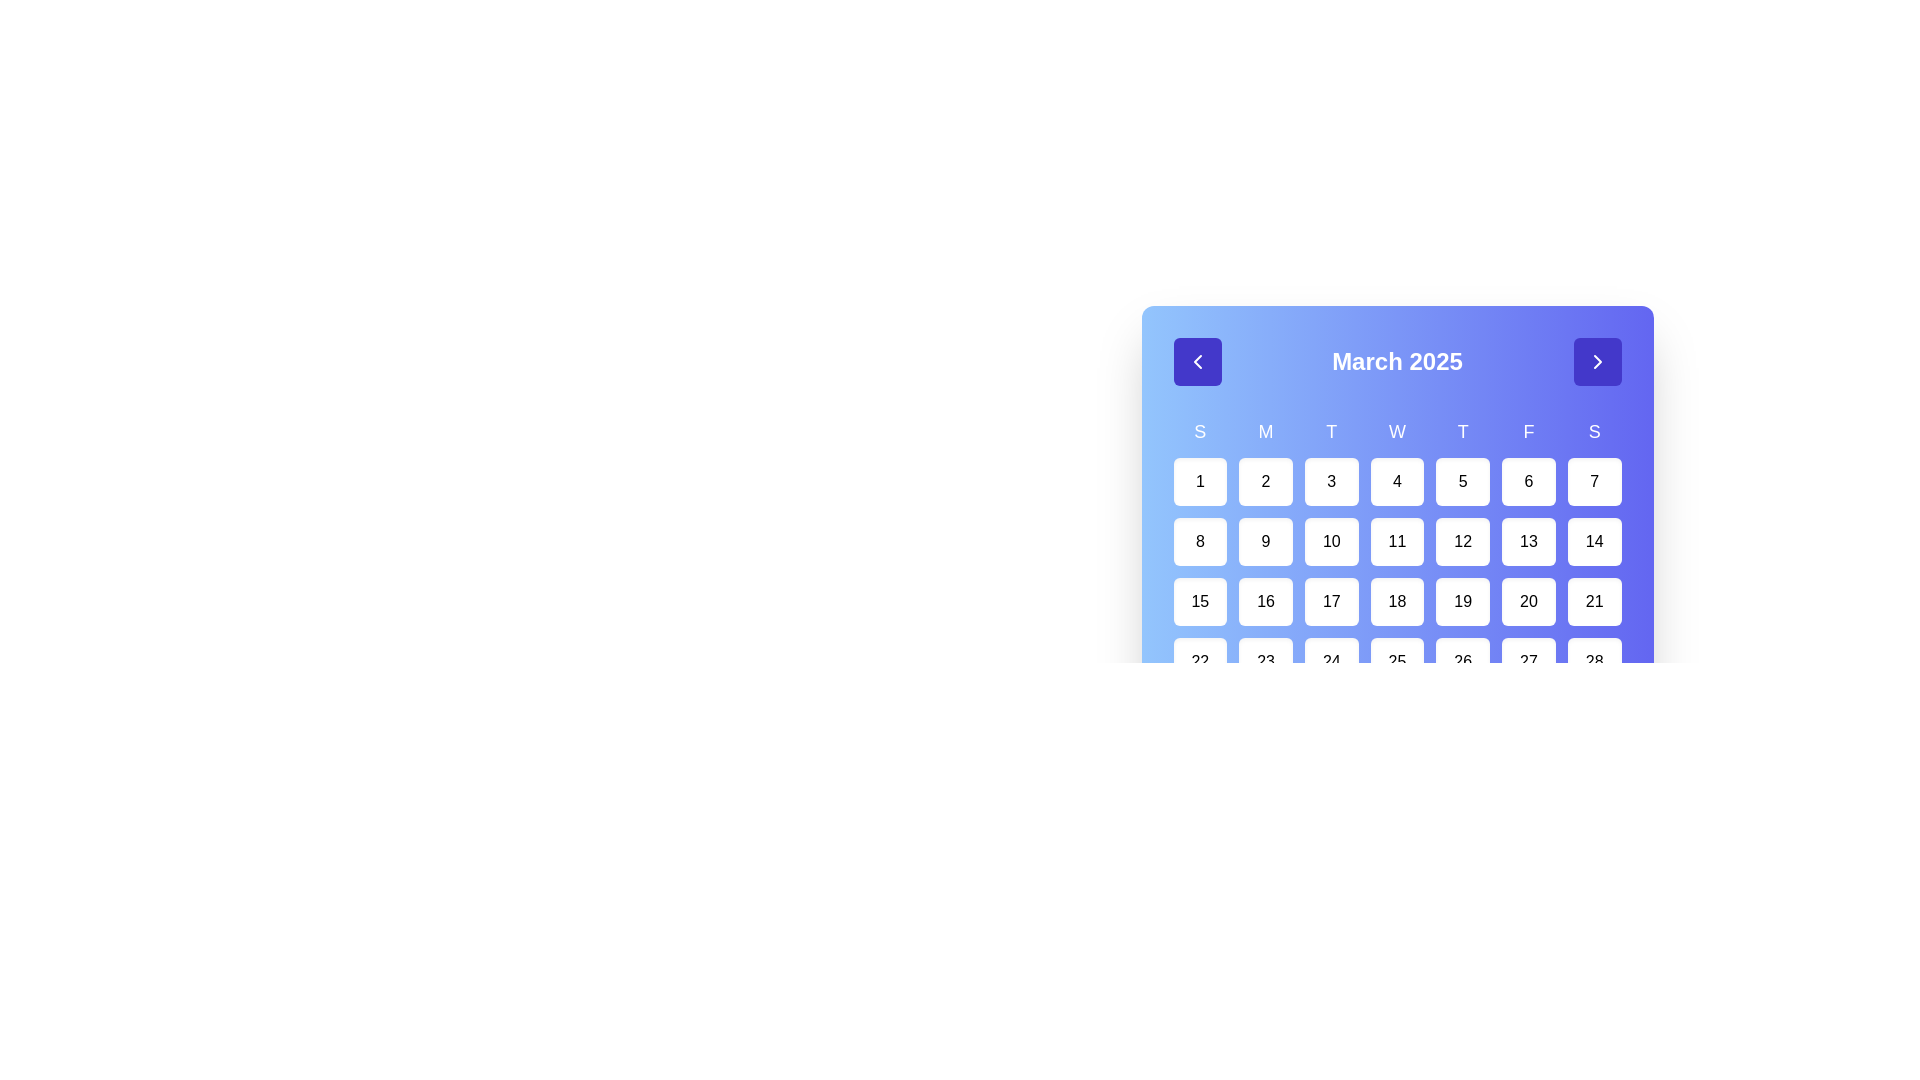  What do you see at coordinates (1527, 662) in the screenshot?
I see `the calendar button representing the 27th day of the month, located in the fourth row under the 'F' (Friday) column` at bounding box center [1527, 662].